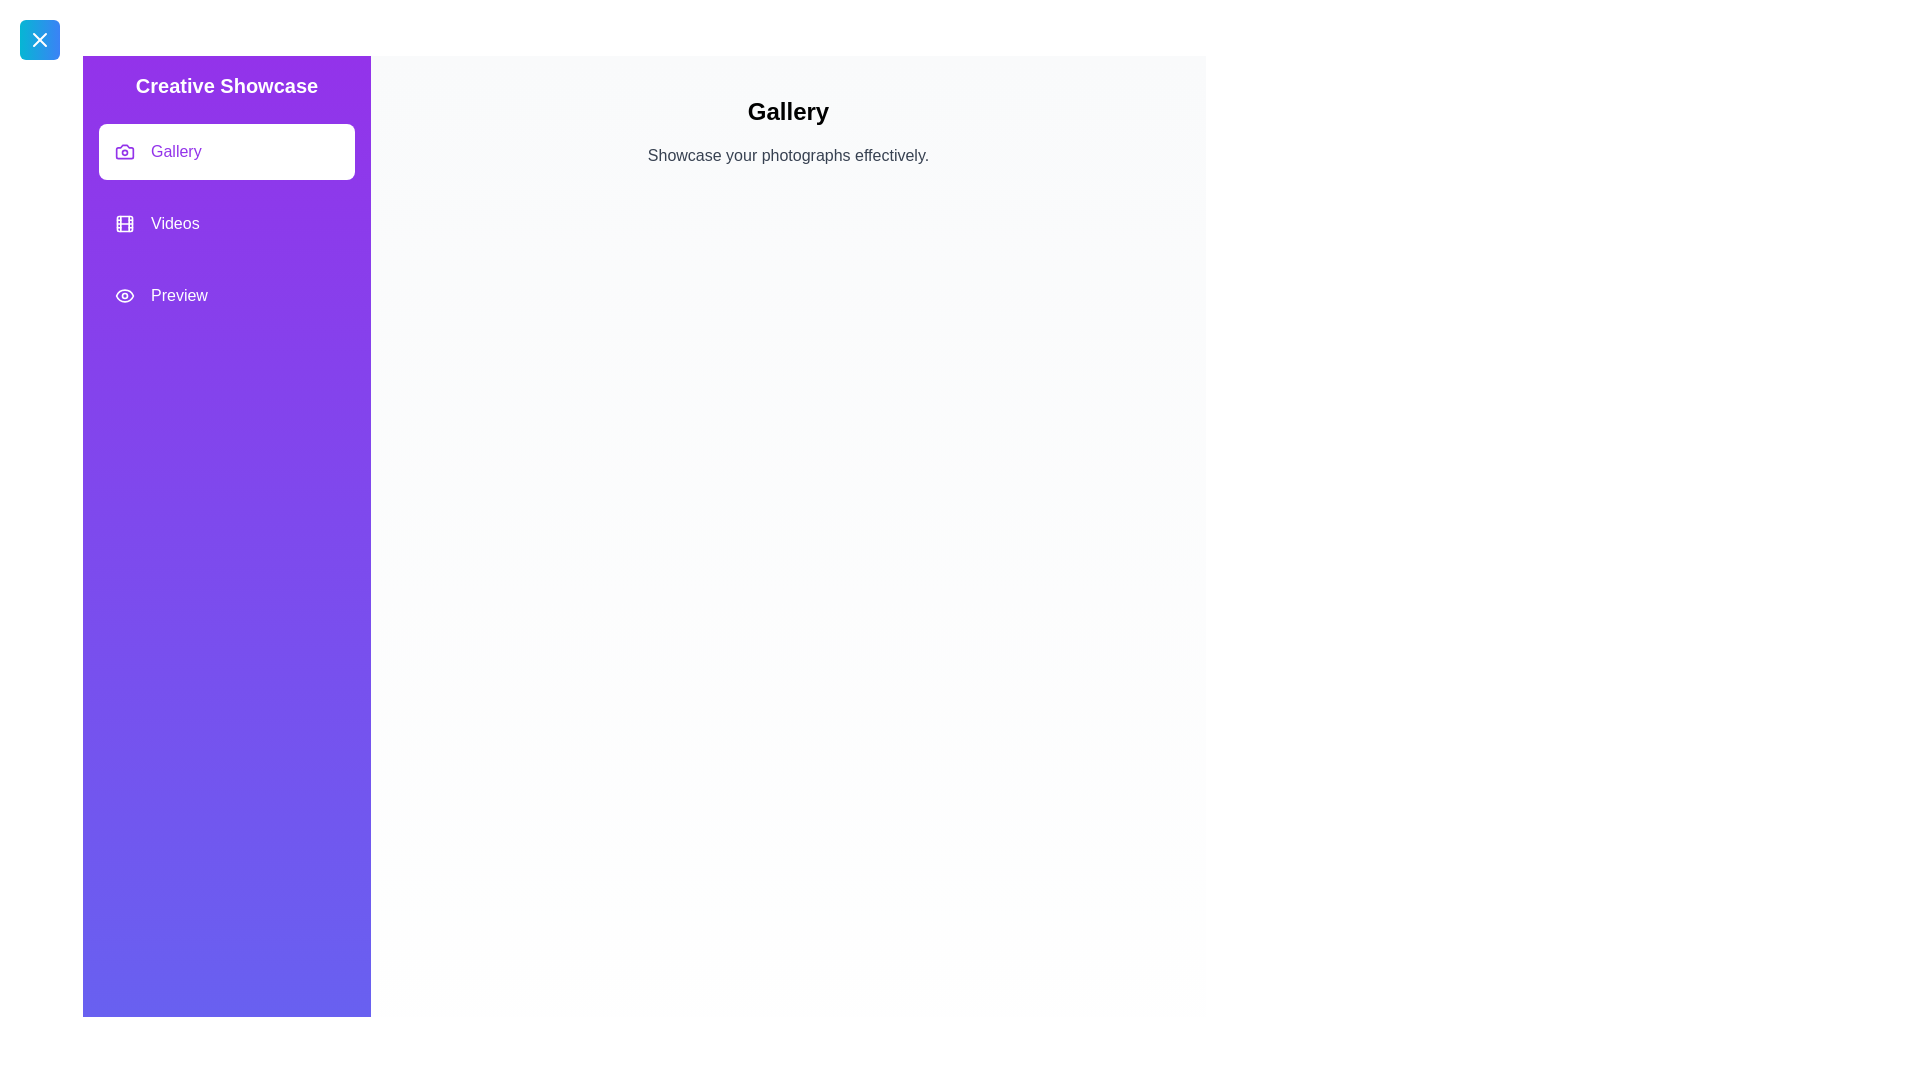 The width and height of the screenshot is (1920, 1080). What do you see at coordinates (226, 296) in the screenshot?
I see `the feature Preview from the feature list` at bounding box center [226, 296].